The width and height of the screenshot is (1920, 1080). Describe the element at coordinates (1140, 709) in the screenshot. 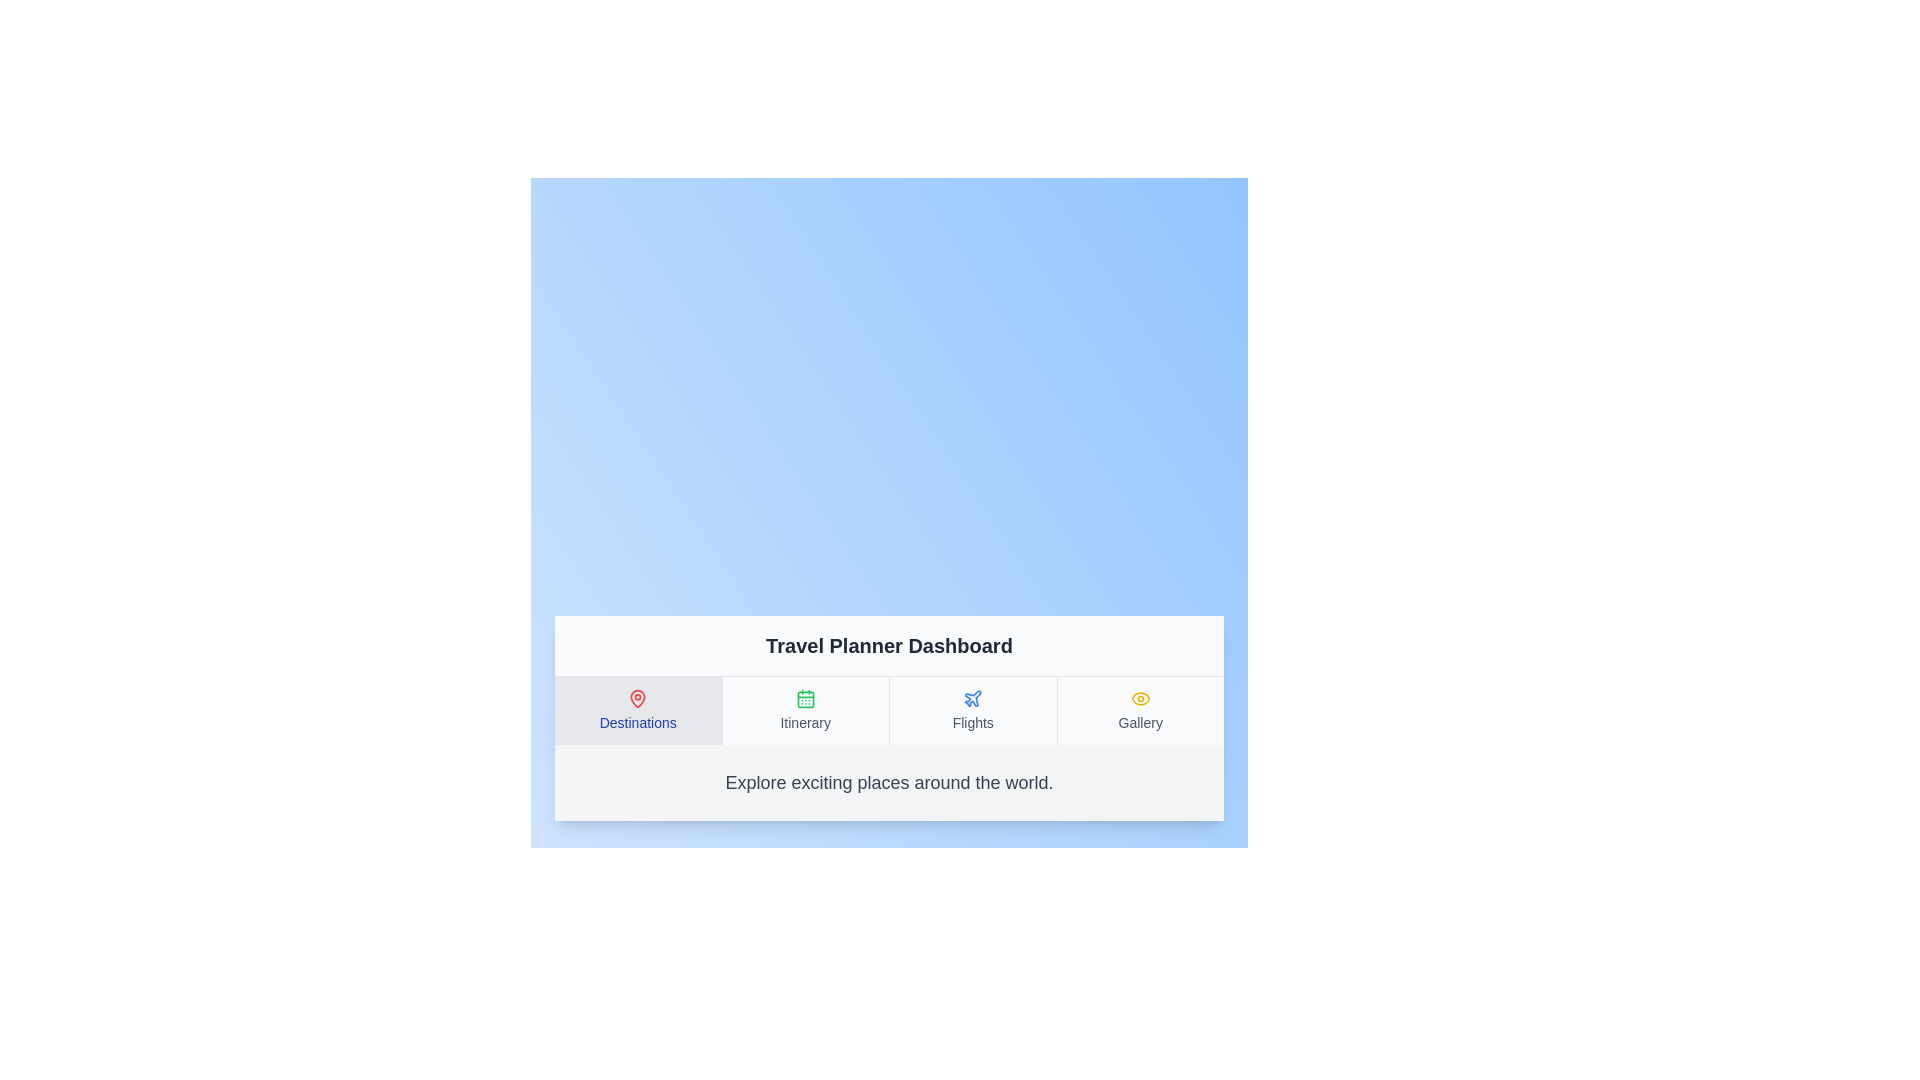

I see `the fourth button in the horizontal menu labeled 'Gallery', which features a yellow eye icon above gray text` at that location.